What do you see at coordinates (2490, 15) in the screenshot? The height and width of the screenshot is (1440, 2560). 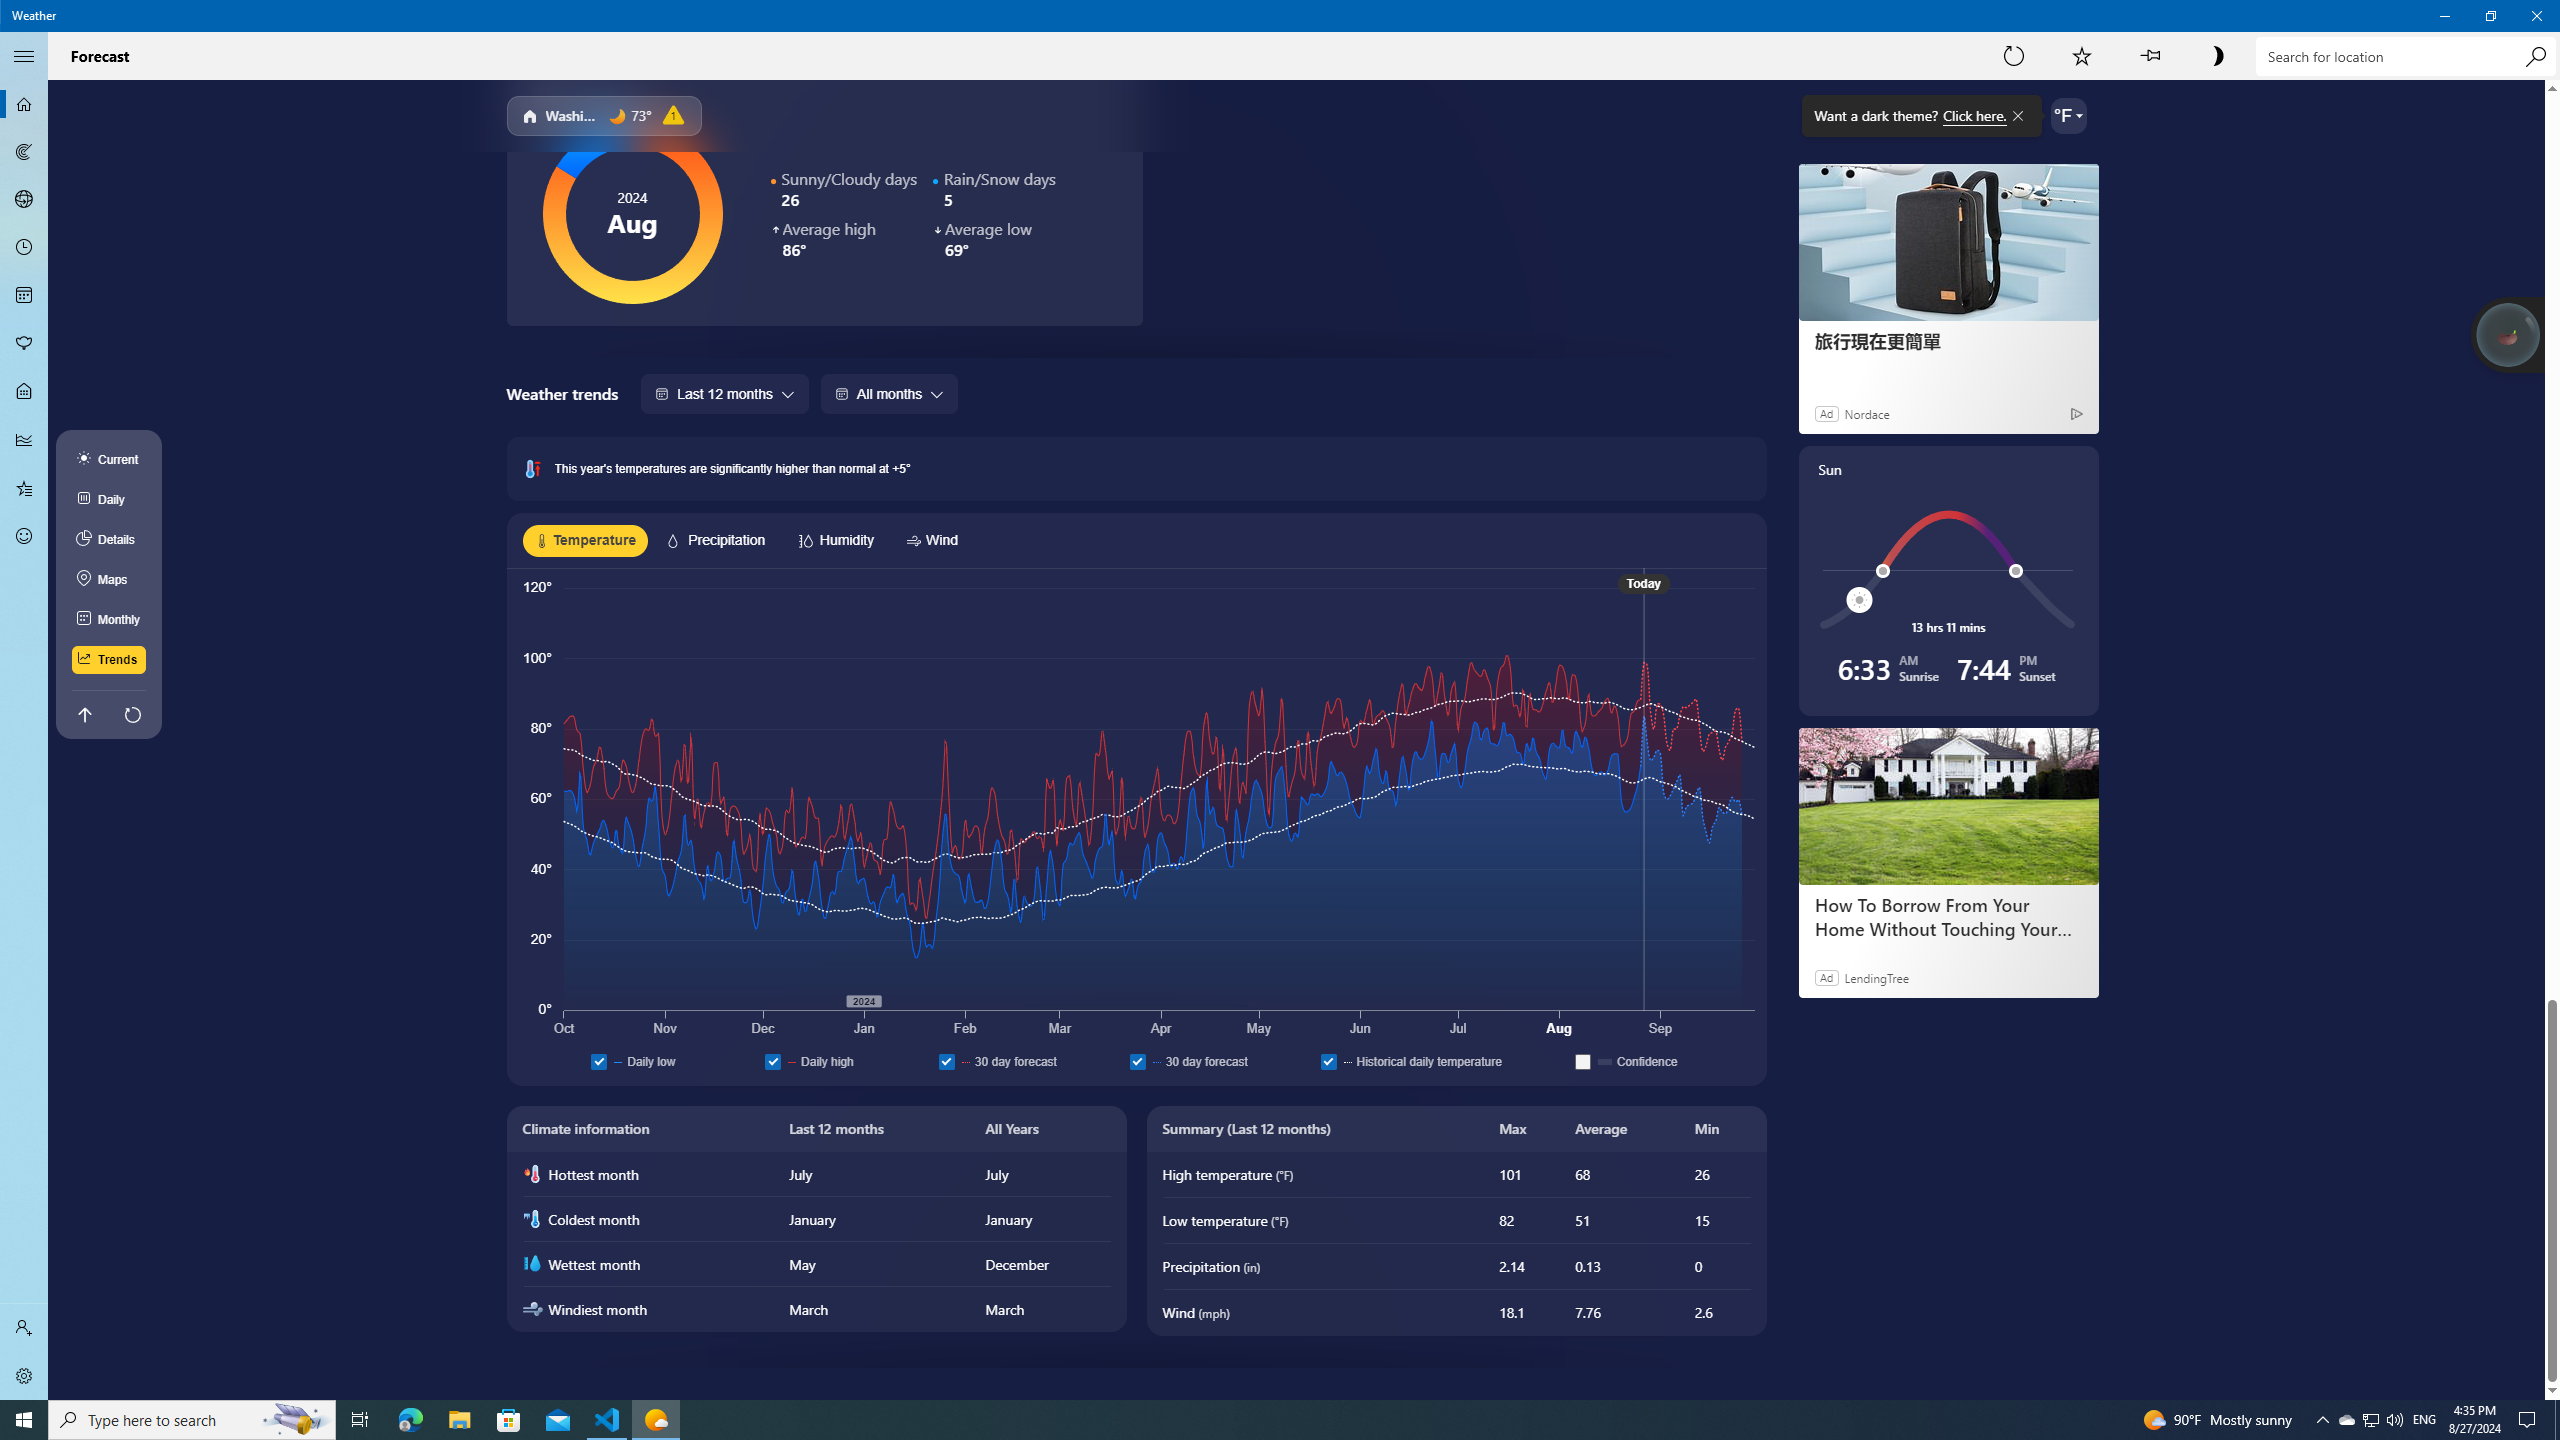 I see `'Restore Weather'` at bounding box center [2490, 15].